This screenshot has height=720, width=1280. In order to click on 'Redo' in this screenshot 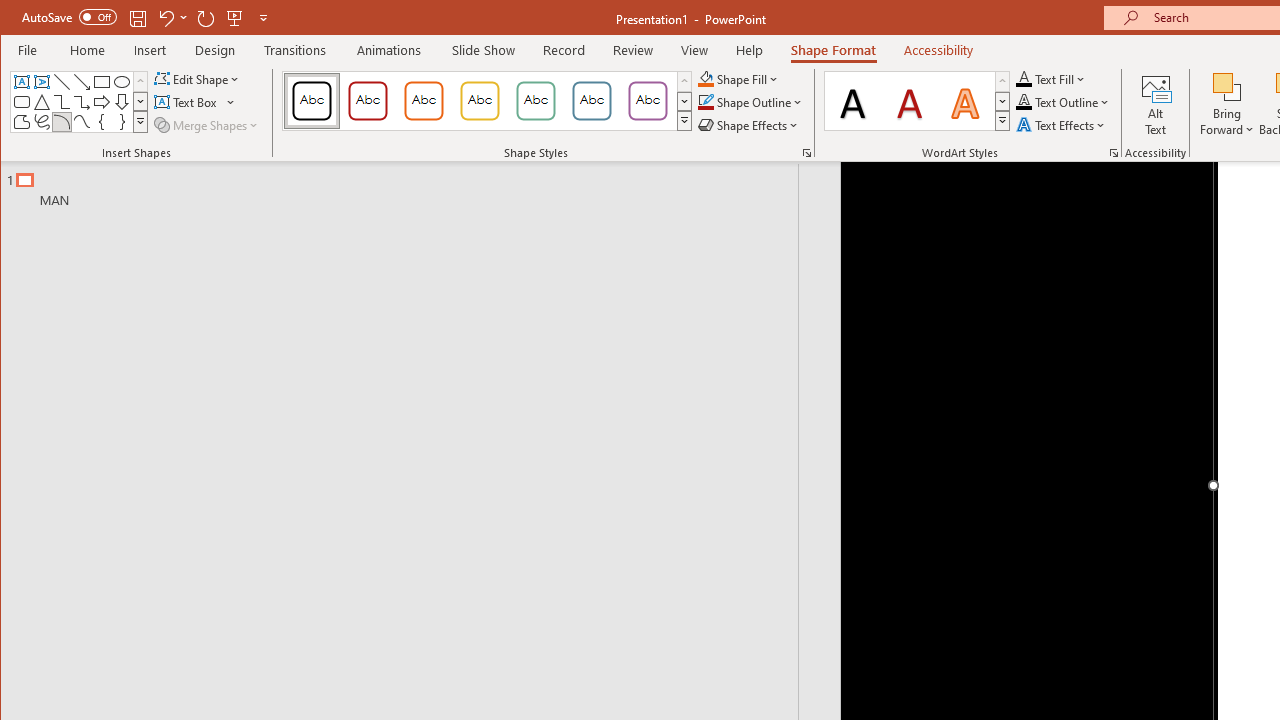, I will do `click(206, 17)`.